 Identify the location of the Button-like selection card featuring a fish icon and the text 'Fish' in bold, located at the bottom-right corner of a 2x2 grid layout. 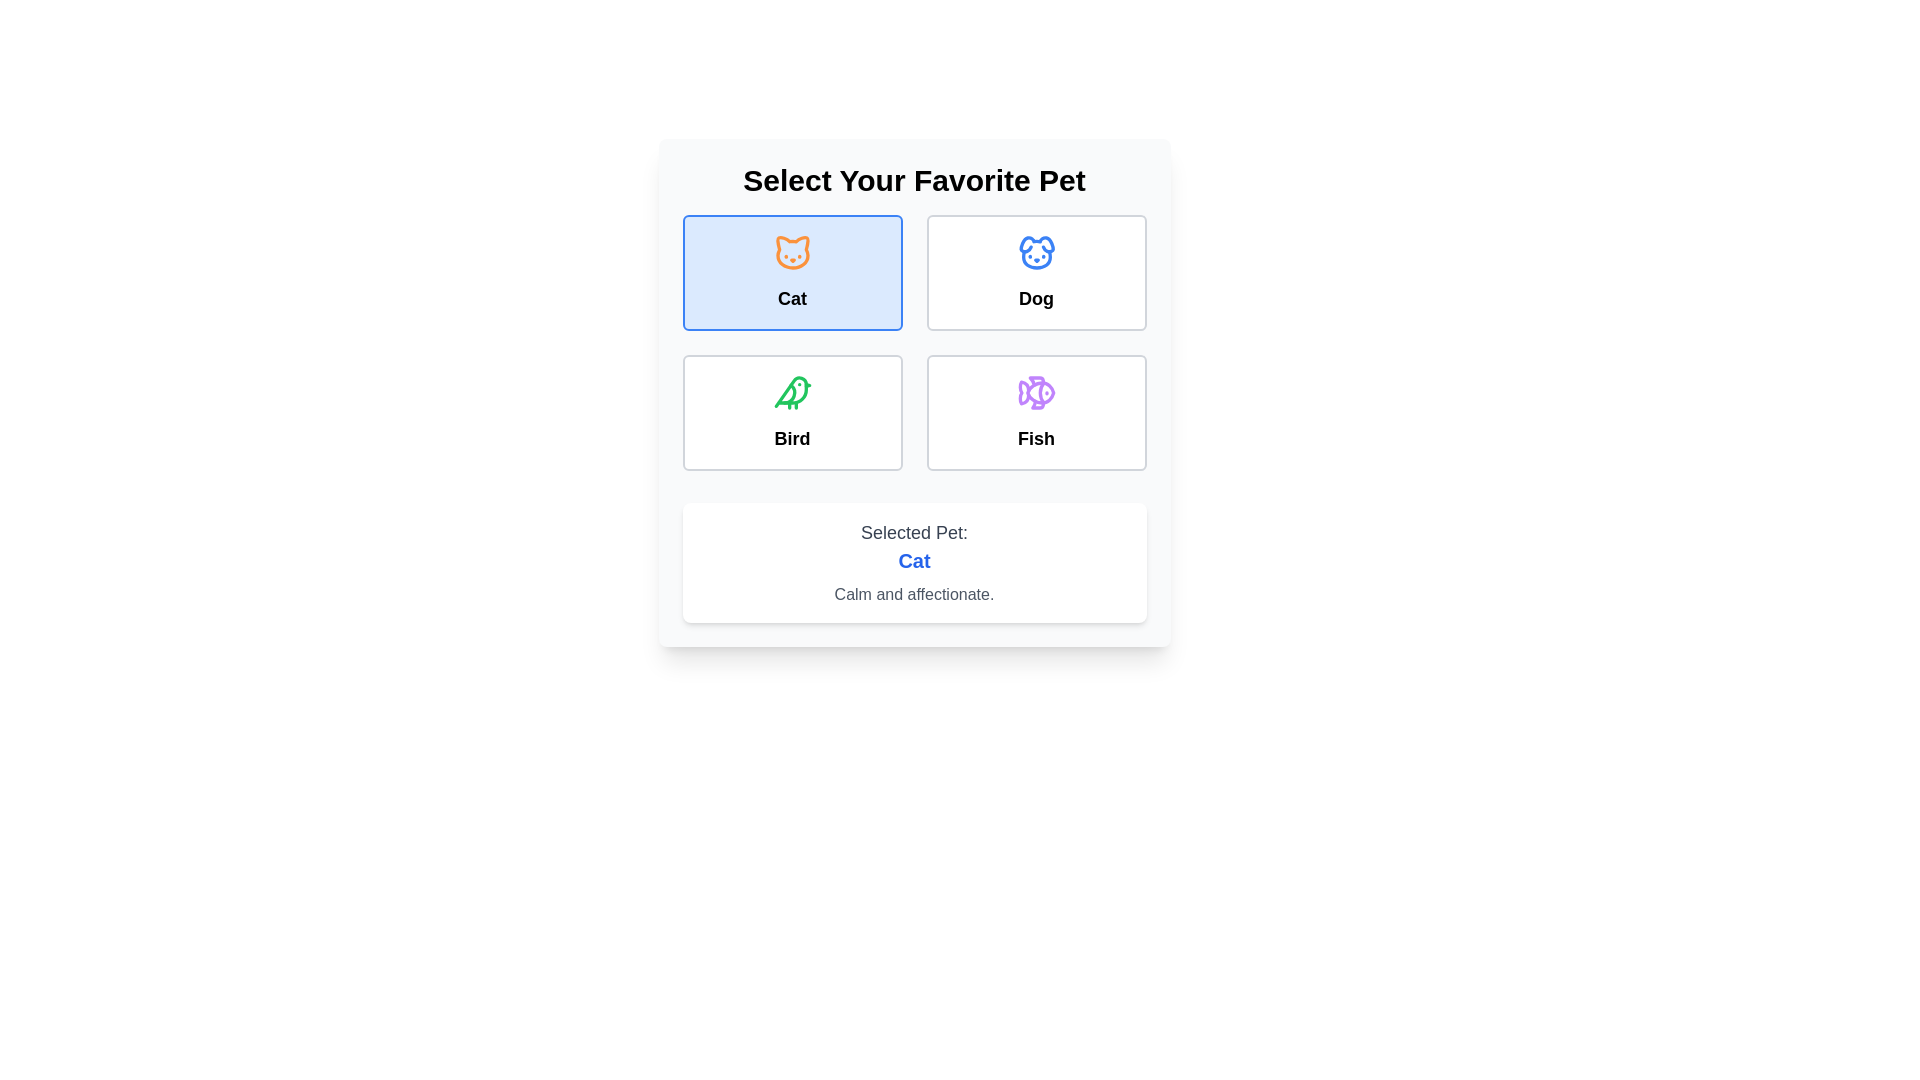
(1036, 411).